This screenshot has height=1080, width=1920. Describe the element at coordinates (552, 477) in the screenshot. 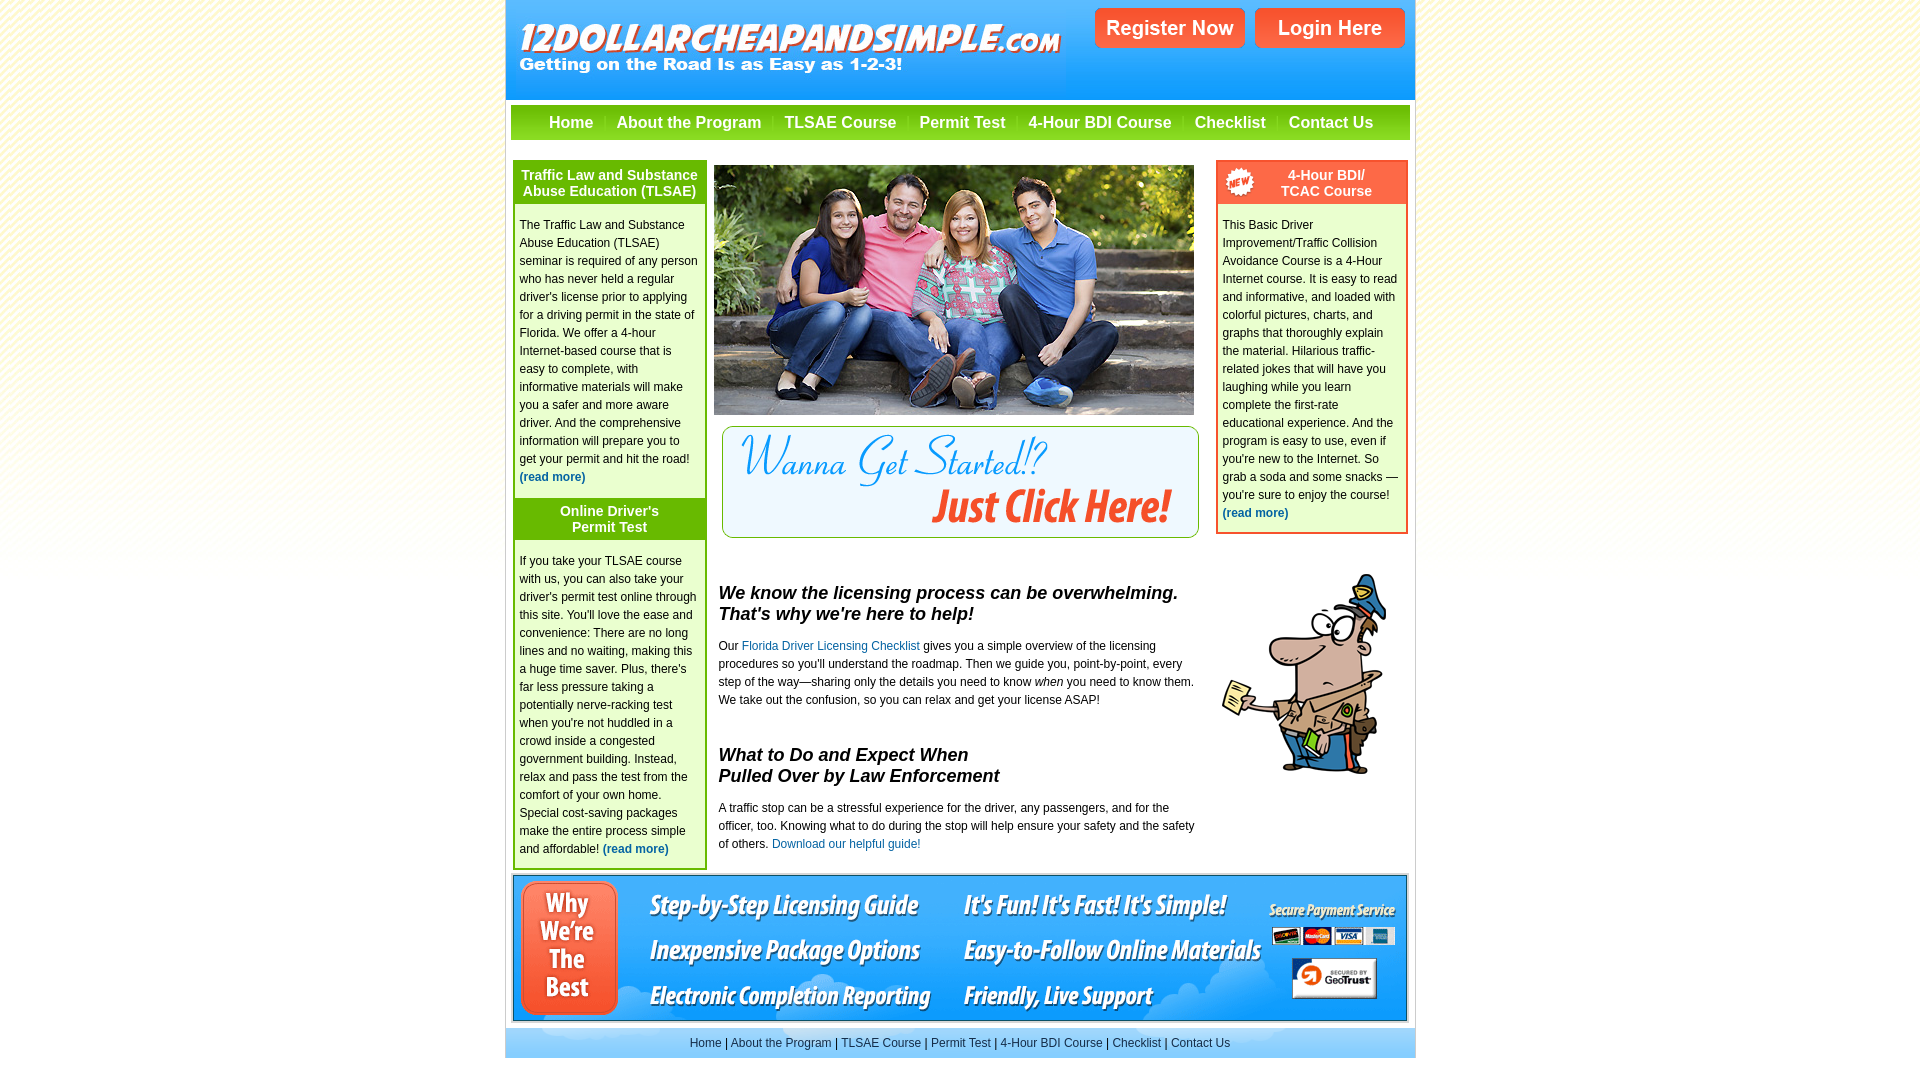

I see `'(read more)'` at that location.